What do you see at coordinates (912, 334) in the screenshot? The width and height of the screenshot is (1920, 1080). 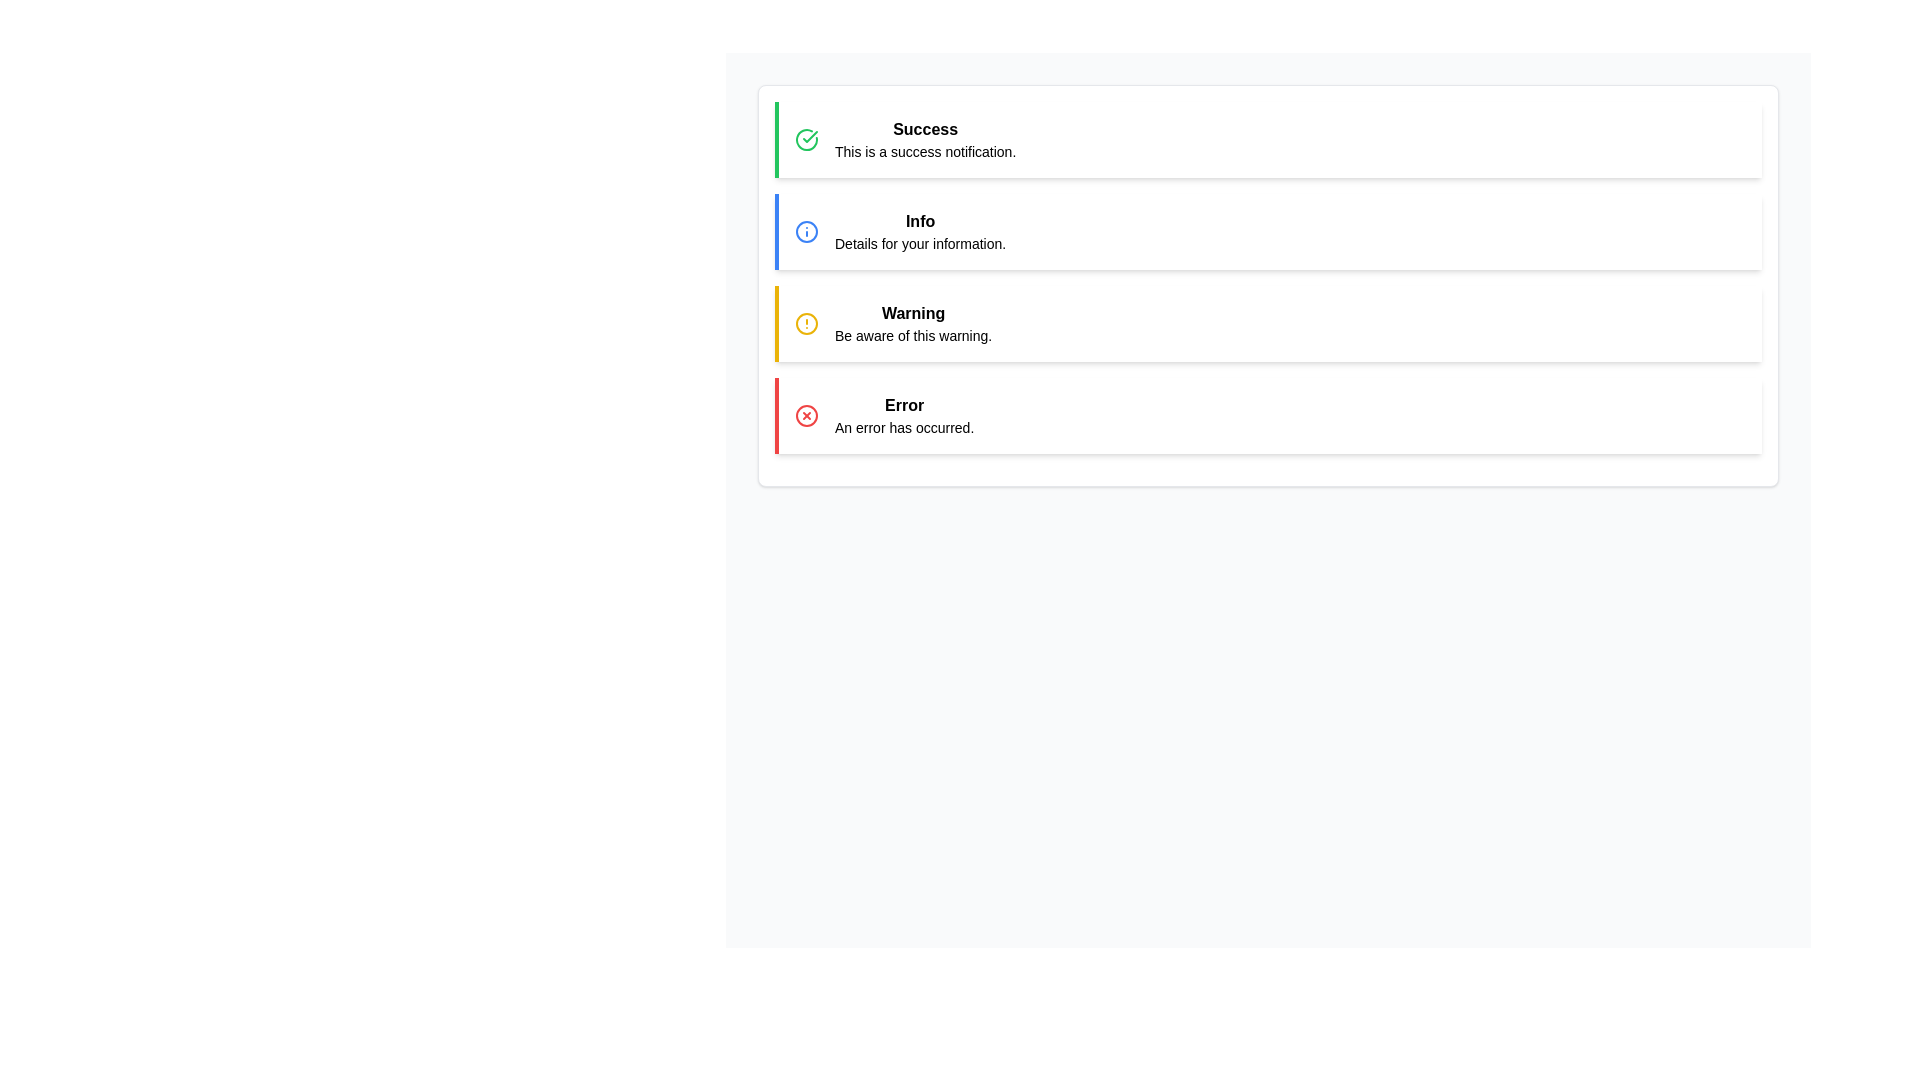 I see `the text label that provides detailed information related to a warning notification, positioned below the 'Warning' text and above the 'Error' text` at bounding box center [912, 334].